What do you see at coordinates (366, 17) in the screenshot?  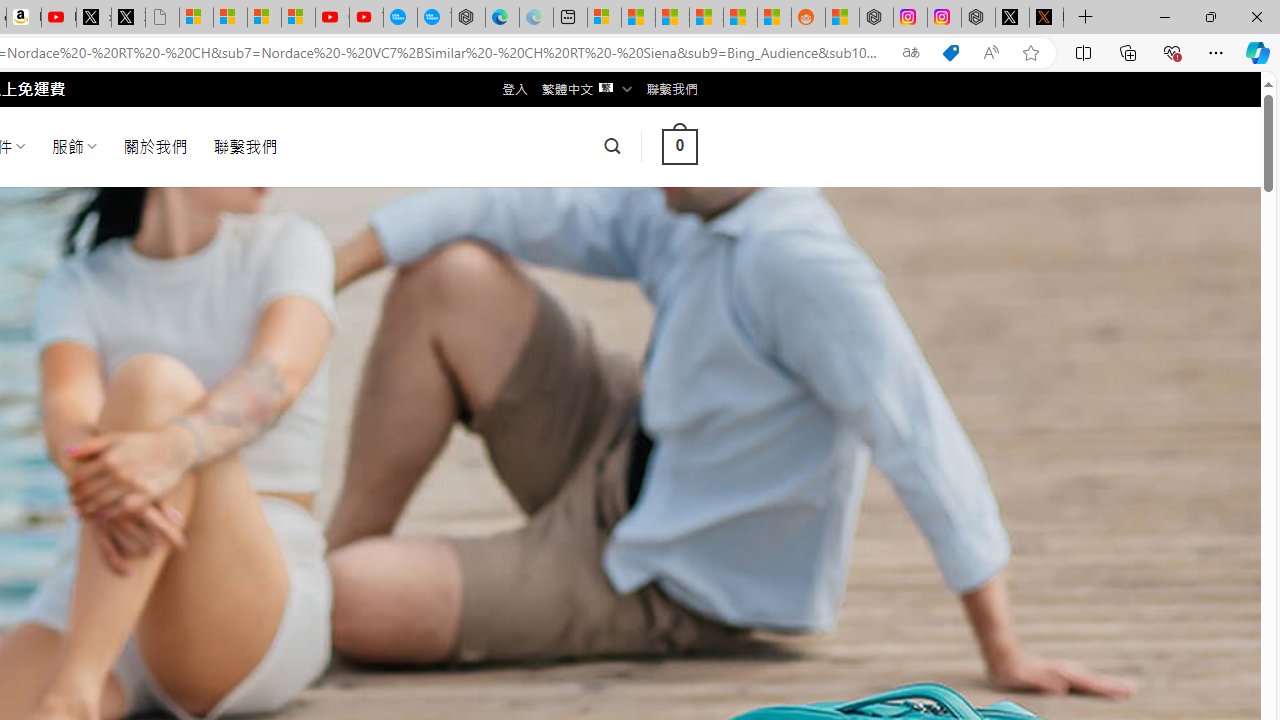 I see `'YouTube Kids - An App Created for Kids to Explore Content'` at bounding box center [366, 17].